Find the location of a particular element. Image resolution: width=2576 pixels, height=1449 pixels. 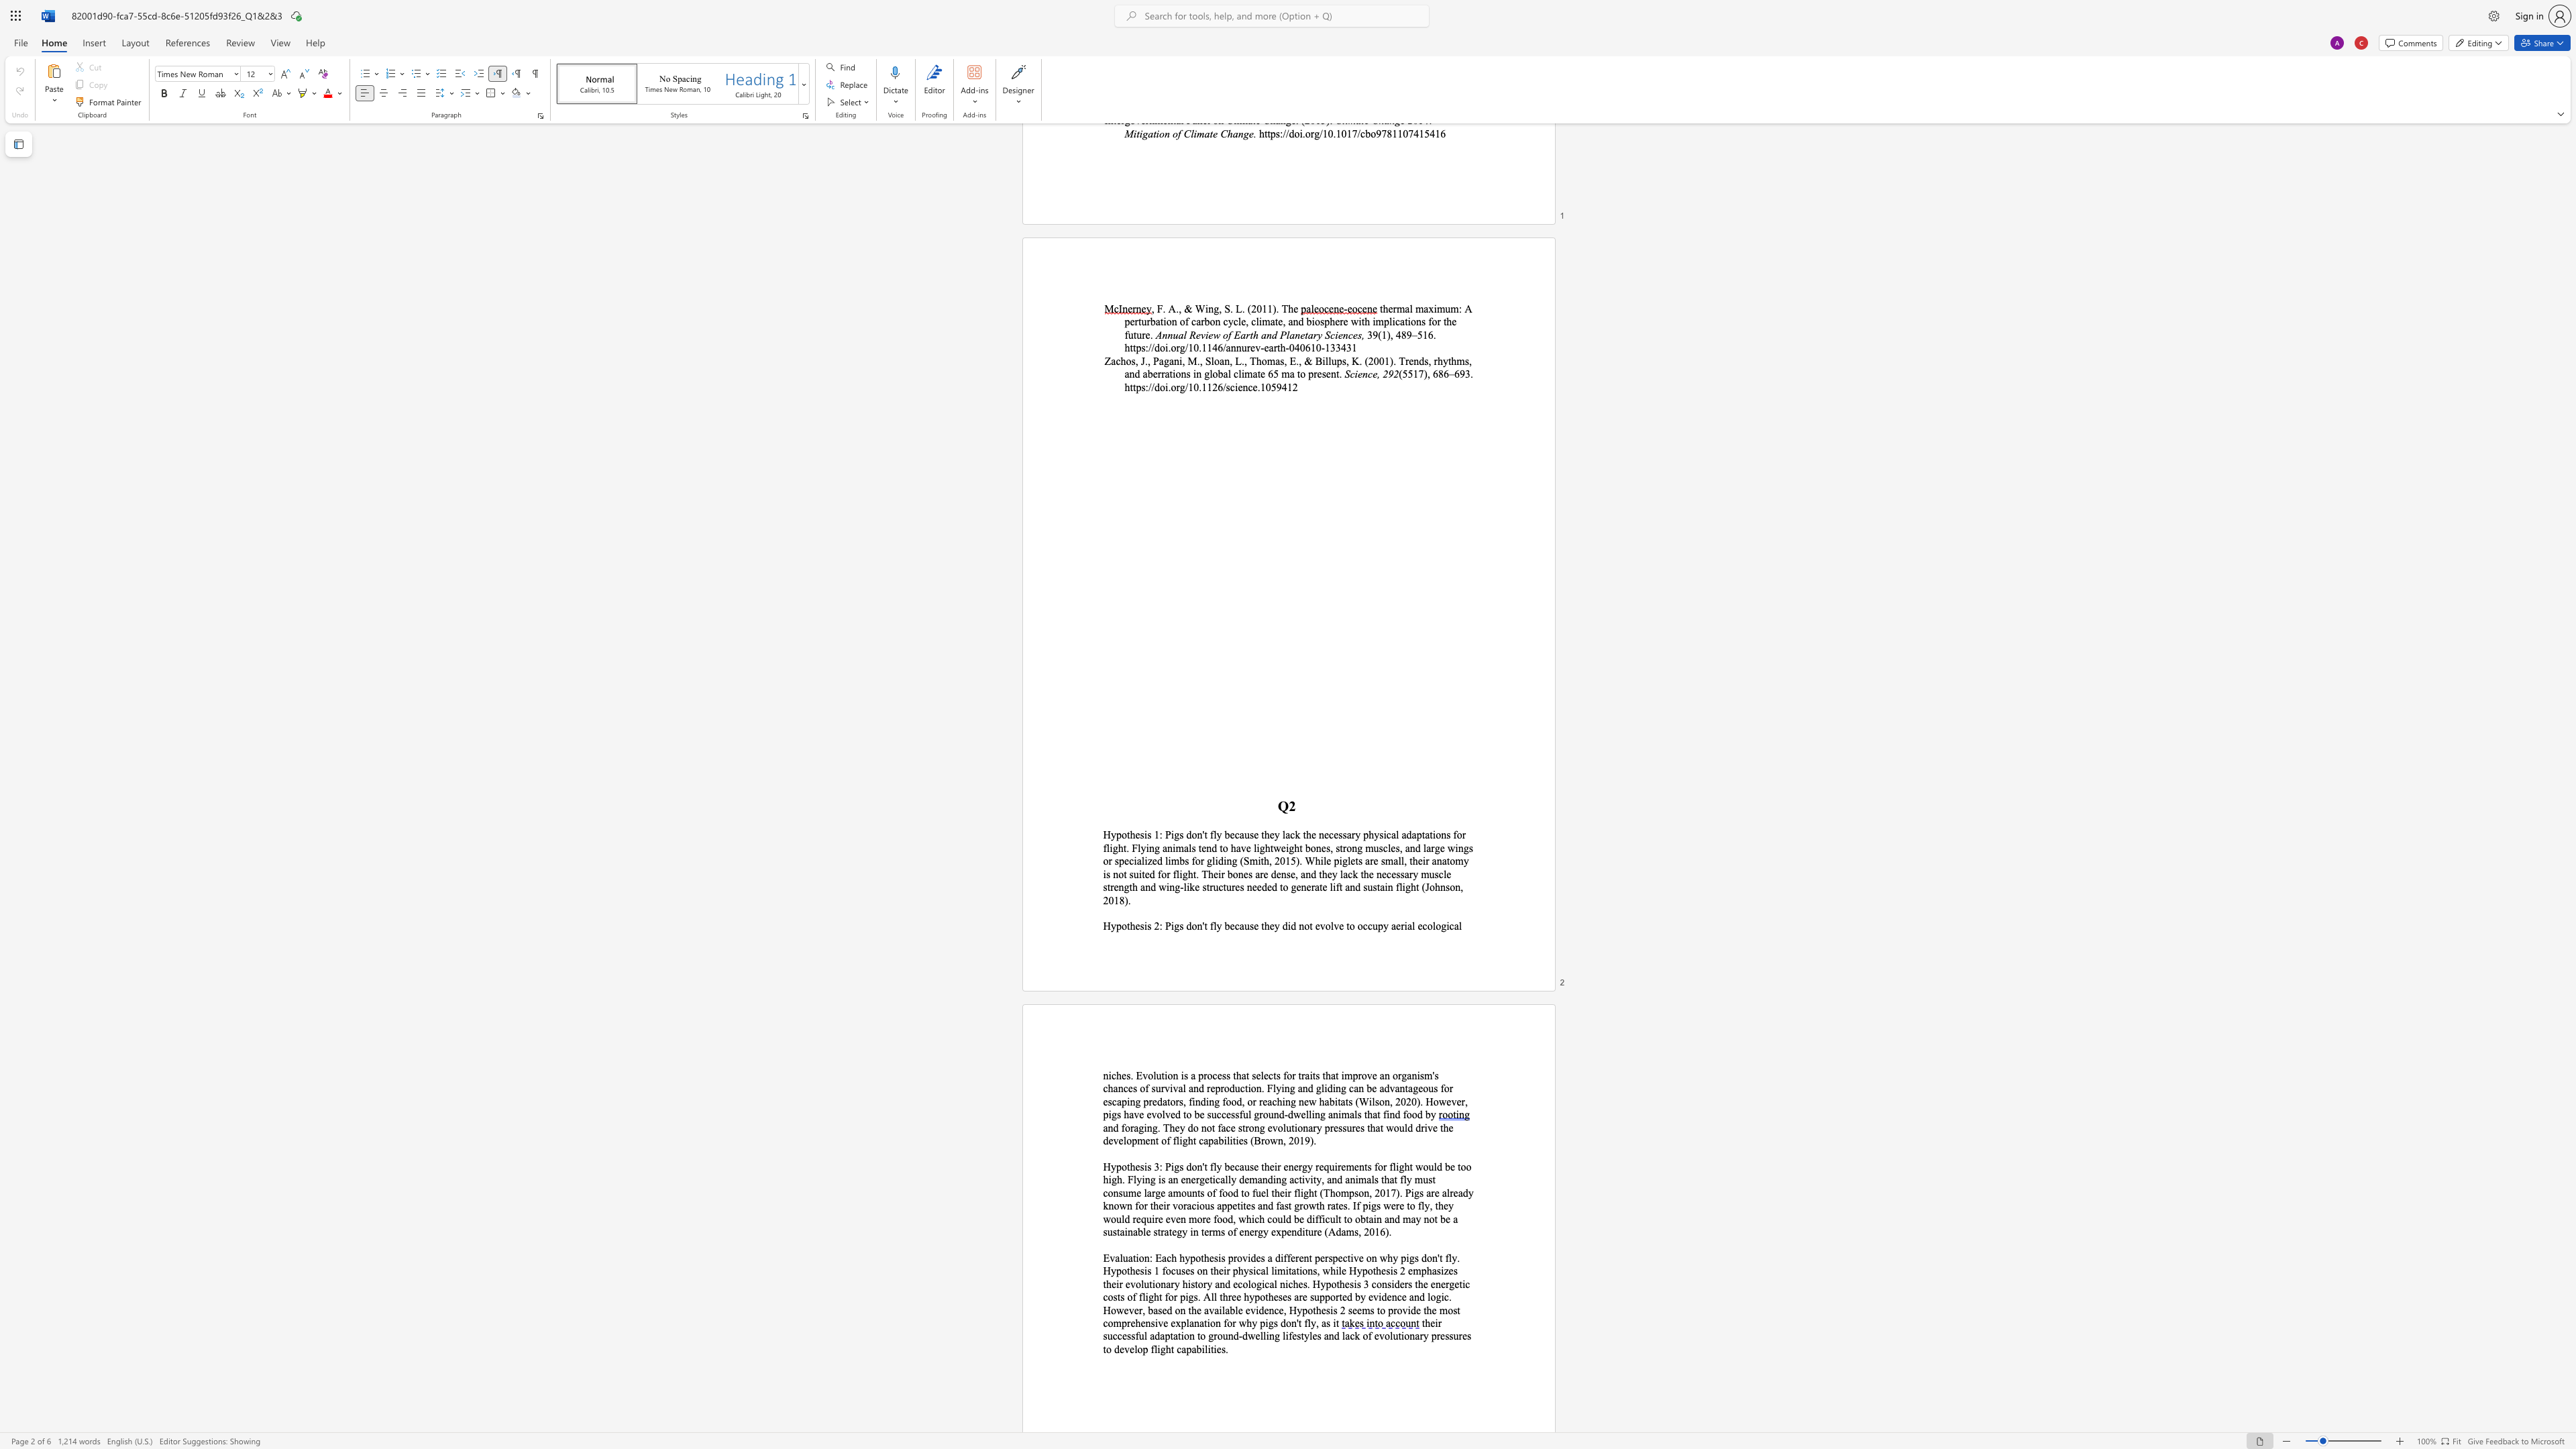

the 3th character "h" in the text is located at coordinates (1106, 1178).